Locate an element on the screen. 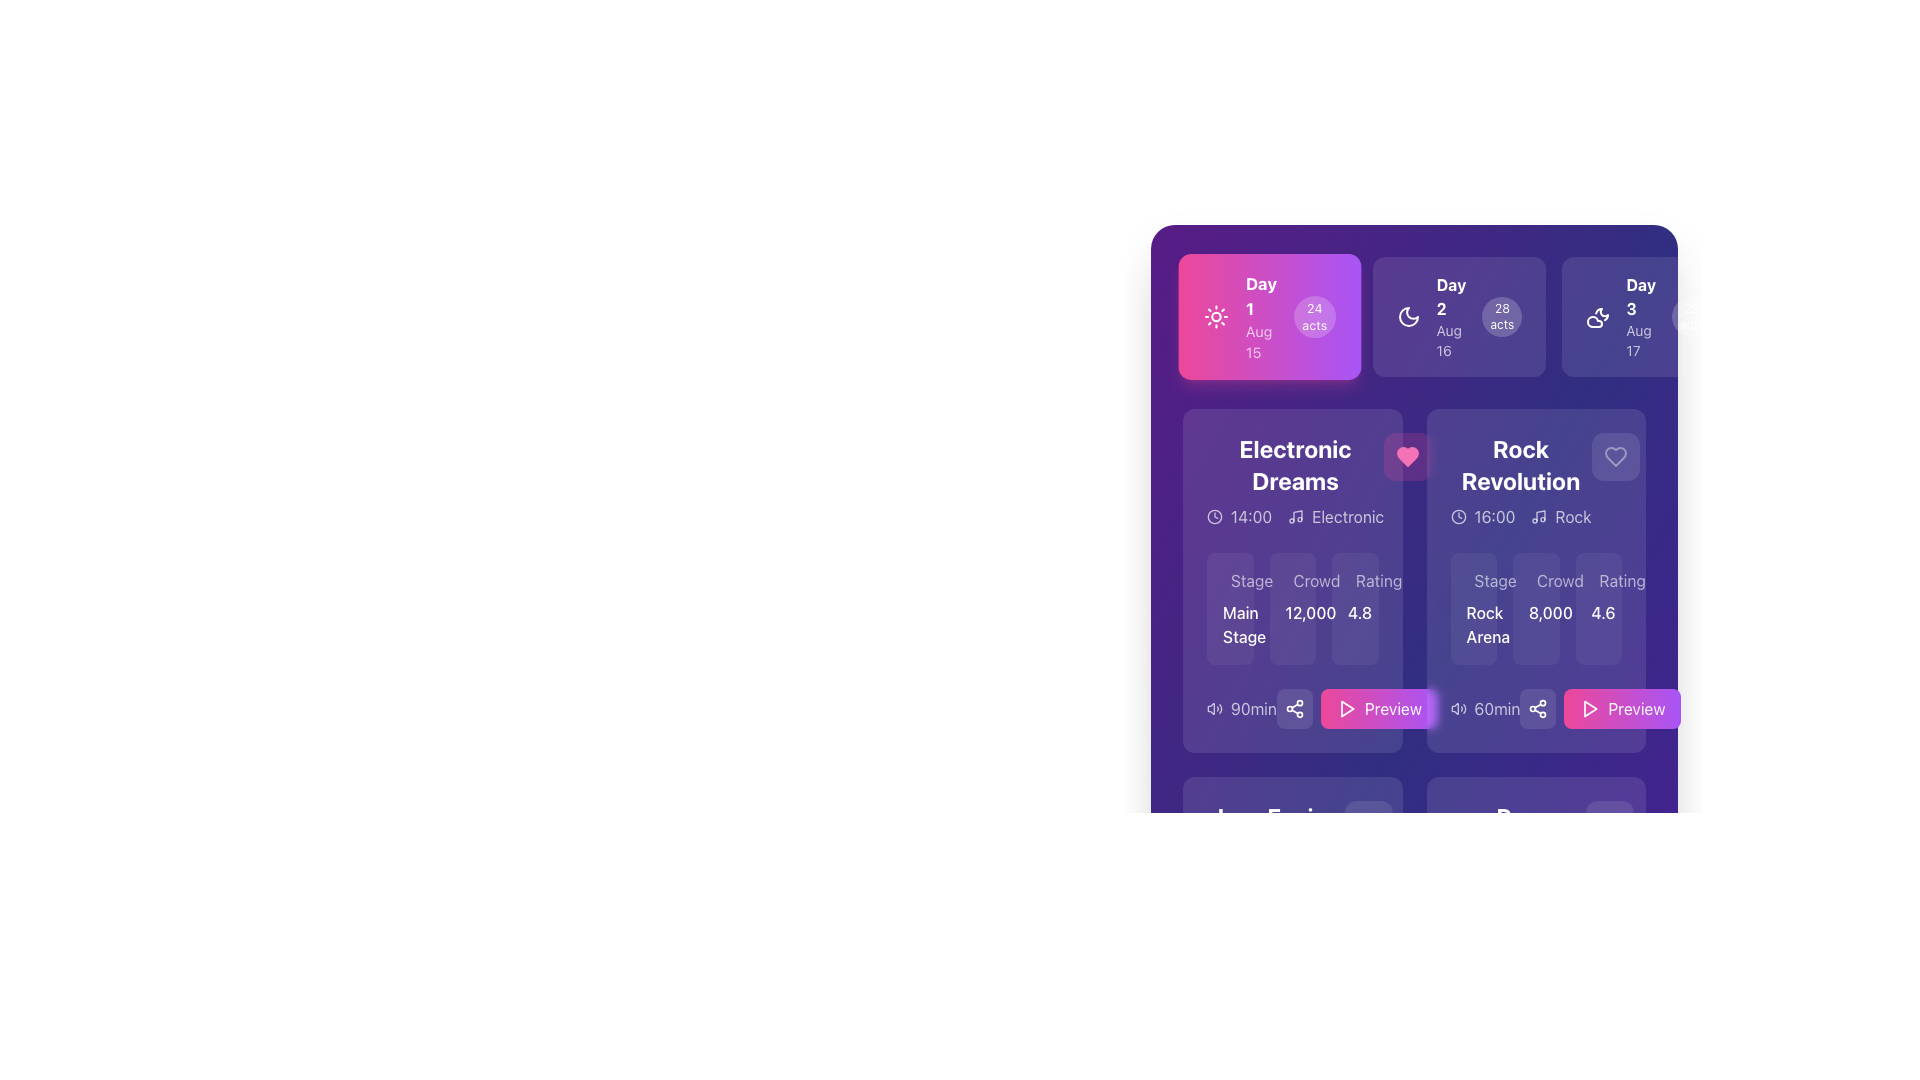  the 'Stage' text label, which is a small rectangular area with white semi-transparent text, located in the top-left corner of the 'Rock Arena' card is located at coordinates (1473, 581).